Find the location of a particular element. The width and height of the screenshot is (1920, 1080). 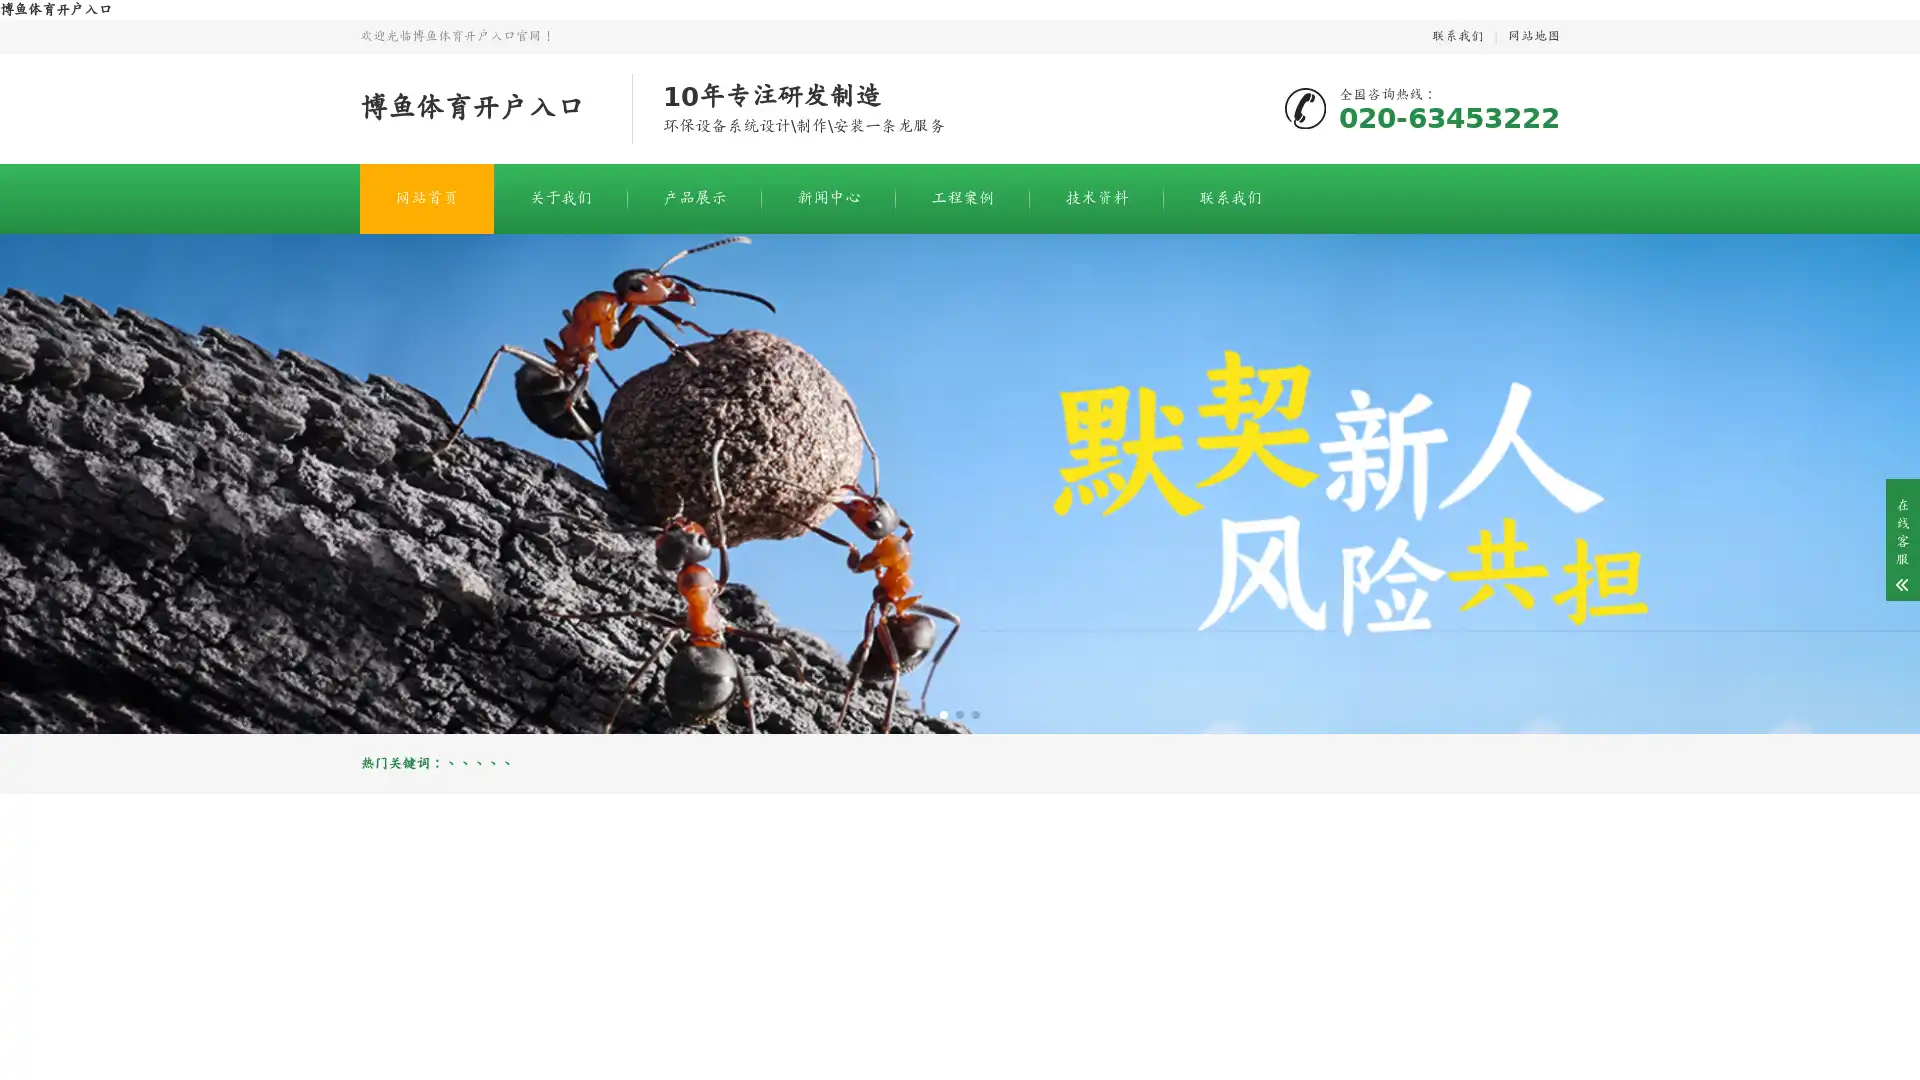

Go to slide 1 is located at coordinates (943, 713).